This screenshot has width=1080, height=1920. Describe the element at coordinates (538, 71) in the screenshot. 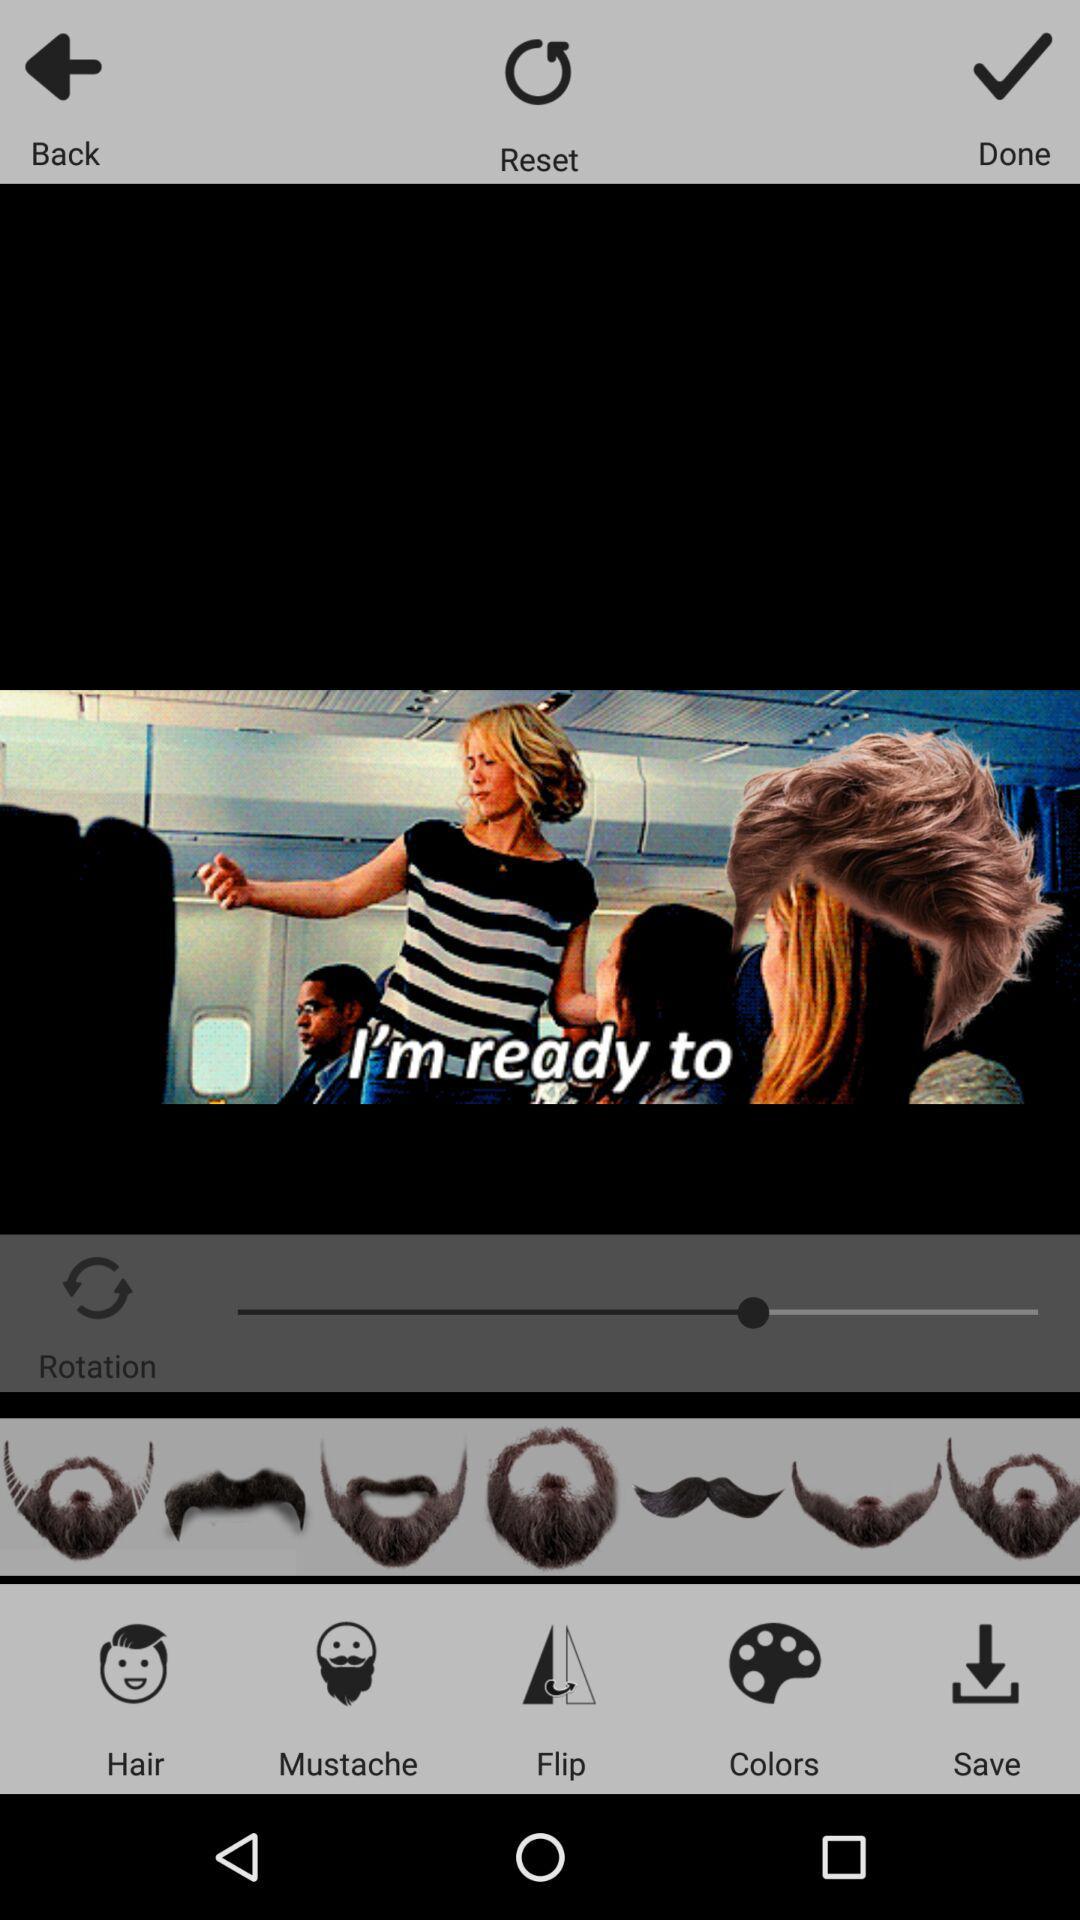

I see `reset button` at that location.